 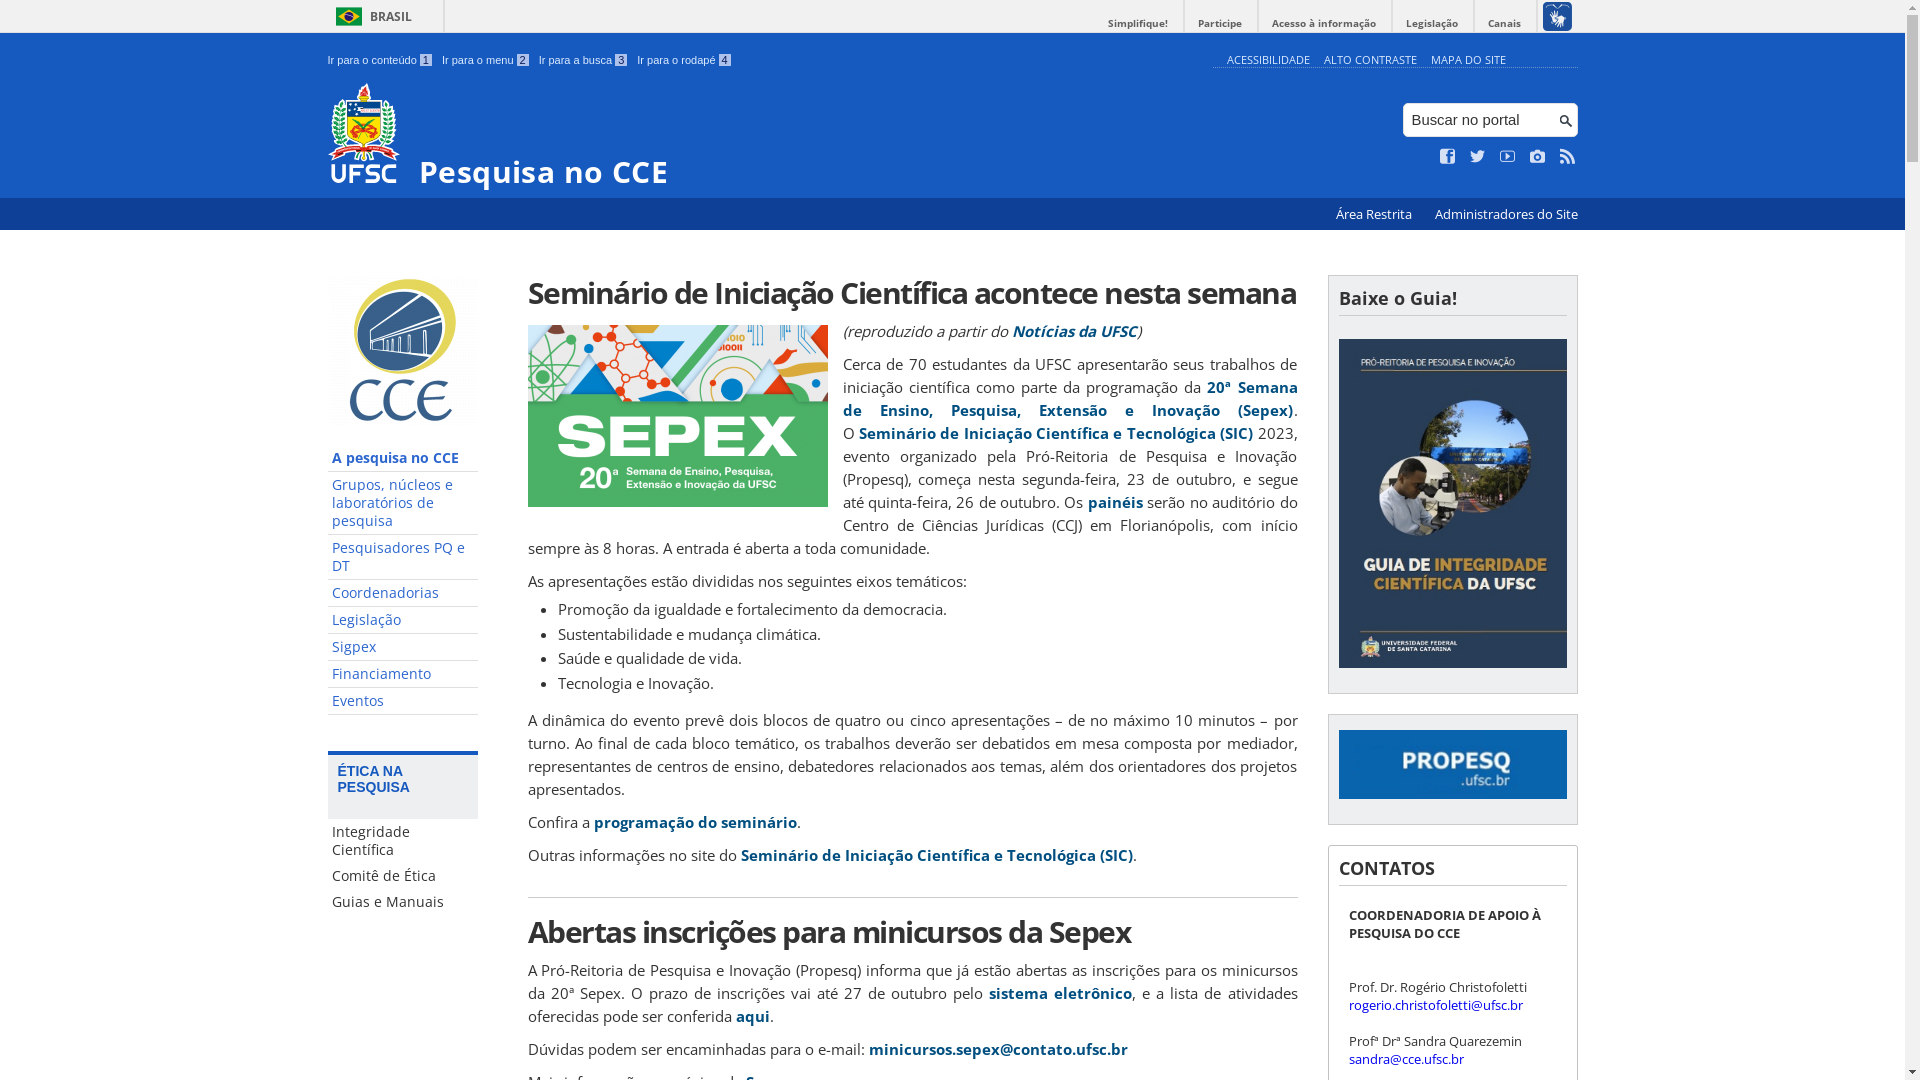 What do you see at coordinates (402, 592) in the screenshot?
I see `'Coordenadorias'` at bounding box center [402, 592].